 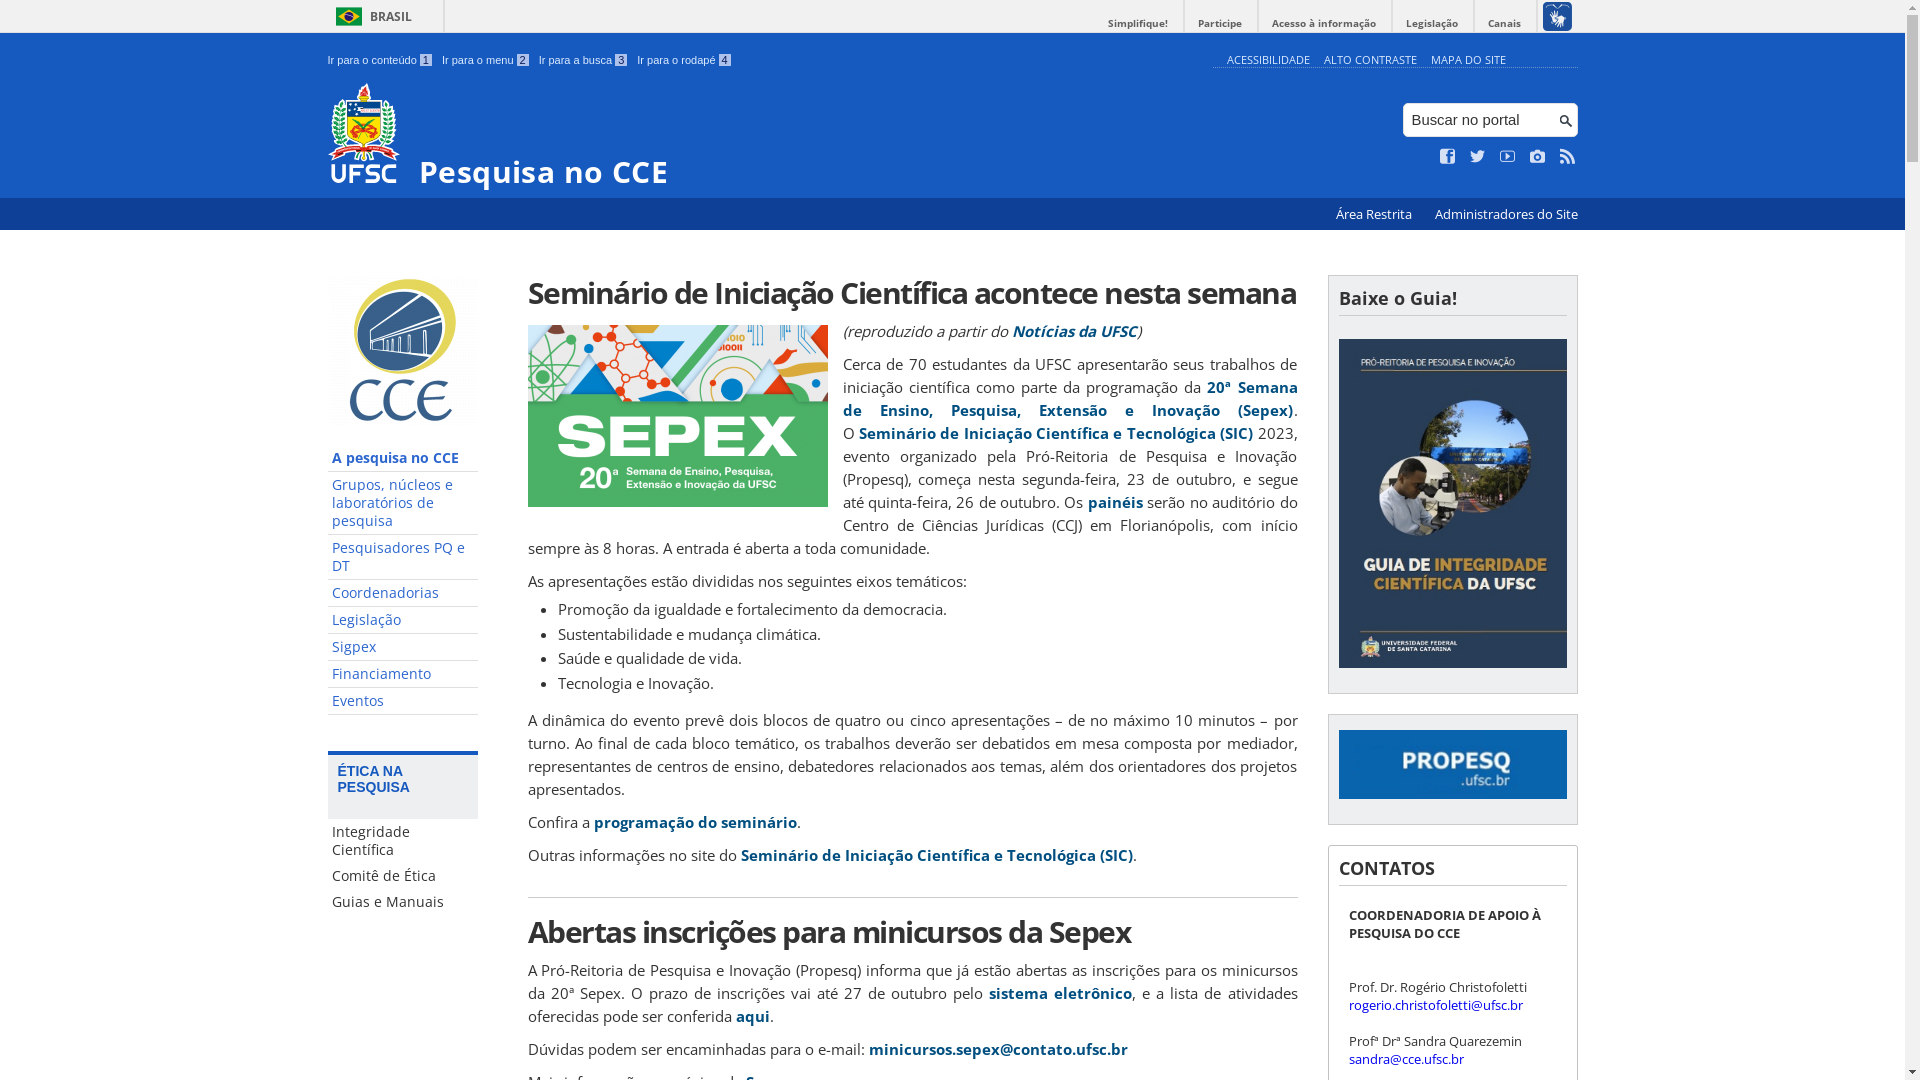 What do you see at coordinates (402, 592) in the screenshot?
I see `'Coordenadorias'` at bounding box center [402, 592].